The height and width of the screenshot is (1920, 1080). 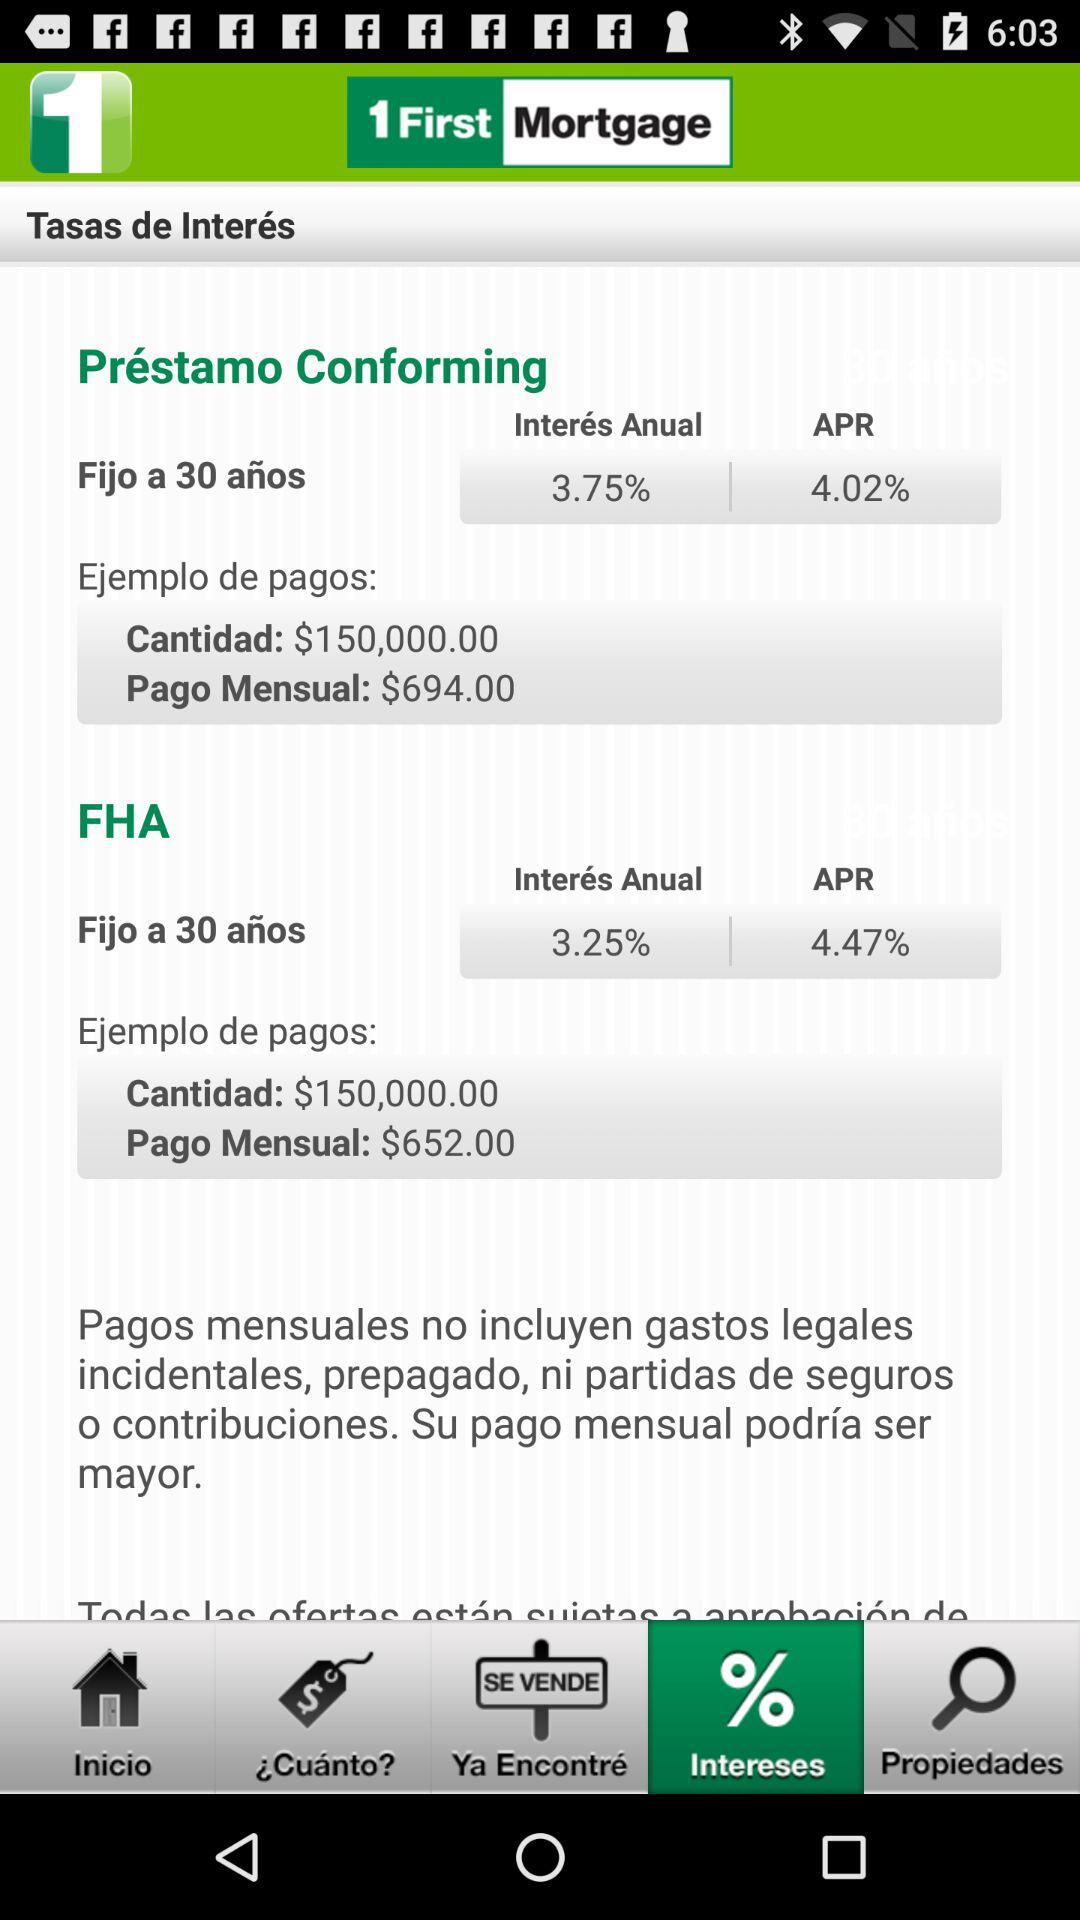 I want to click on show the economic intereses, so click(x=756, y=1706).